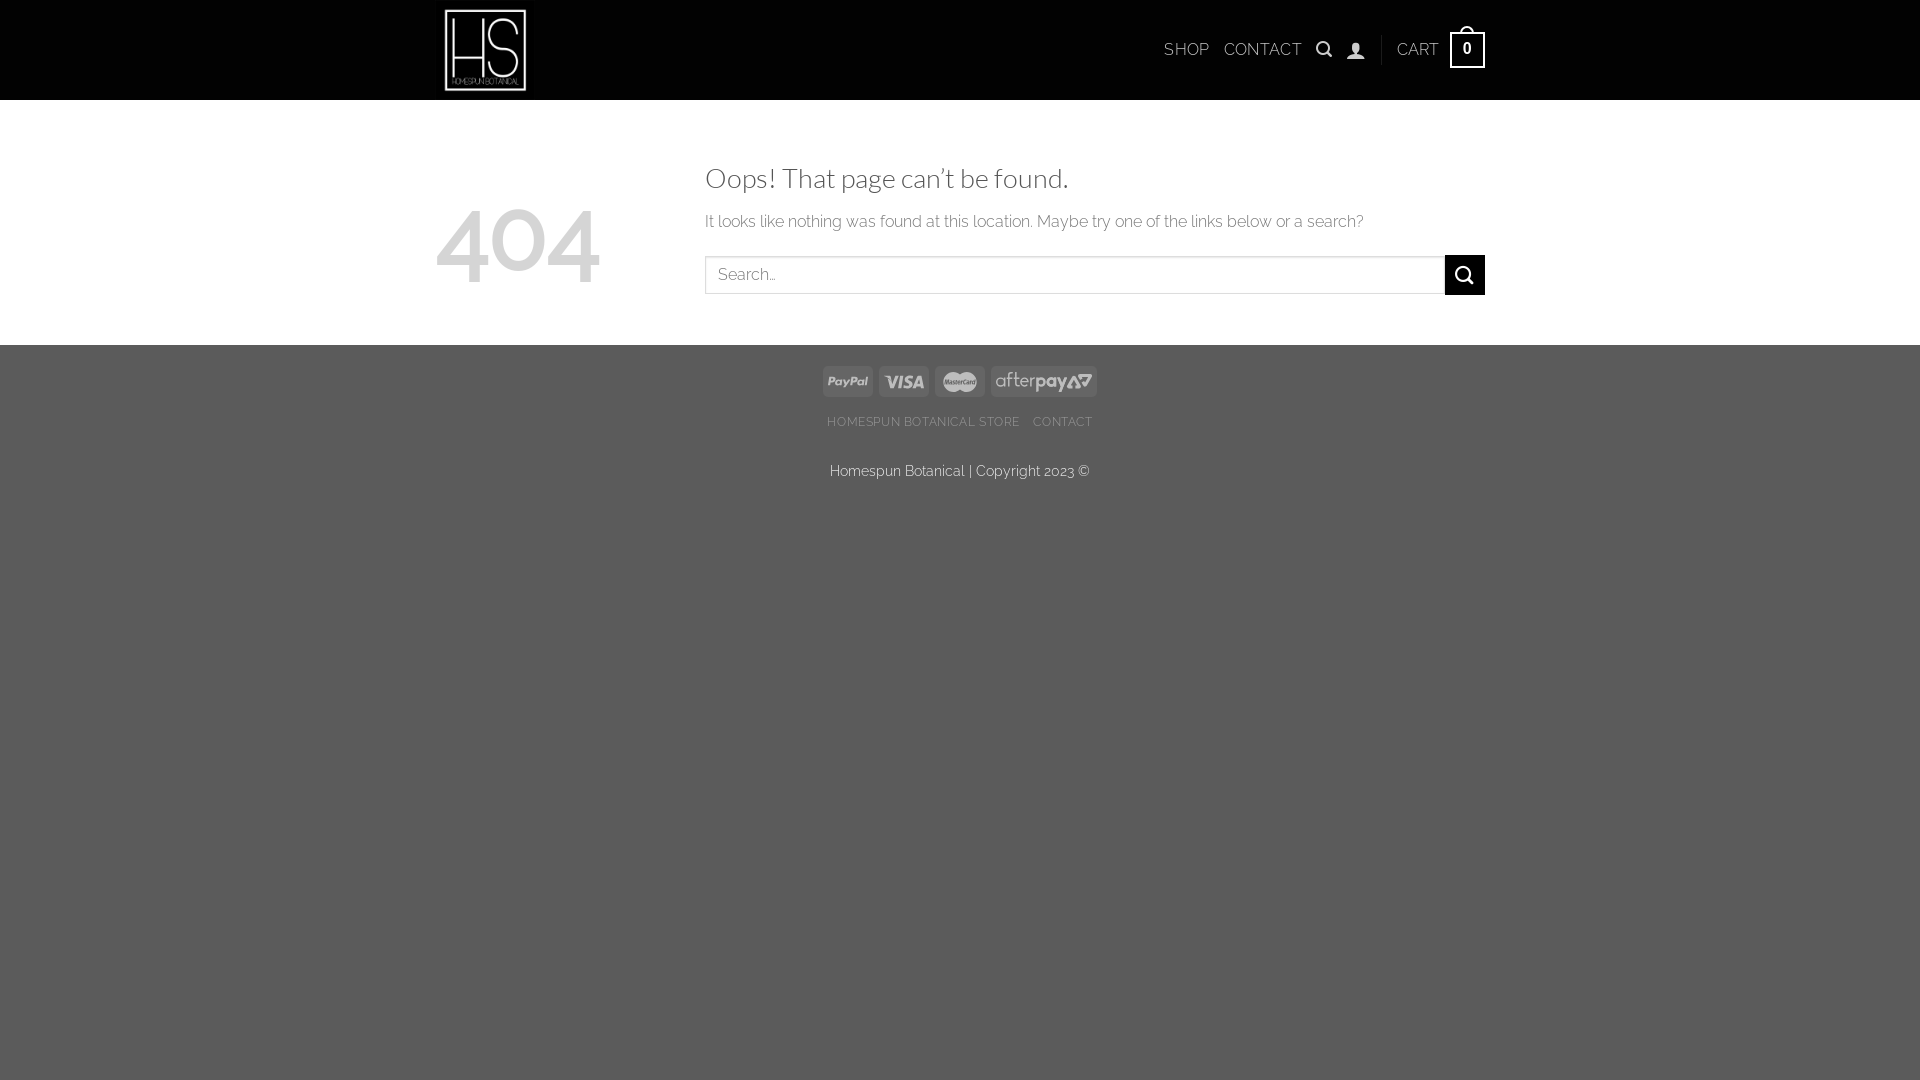  I want to click on 'SHOP', so click(1163, 49).